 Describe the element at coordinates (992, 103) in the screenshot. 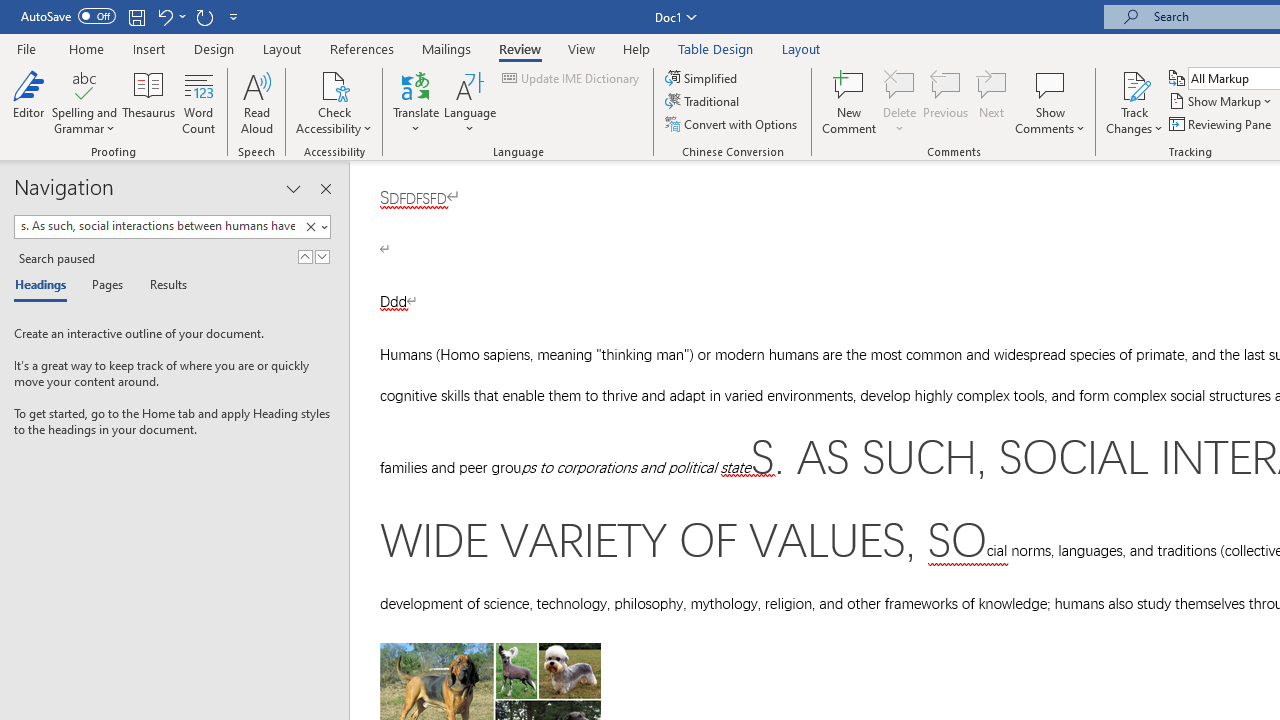

I see `'Next'` at that location.